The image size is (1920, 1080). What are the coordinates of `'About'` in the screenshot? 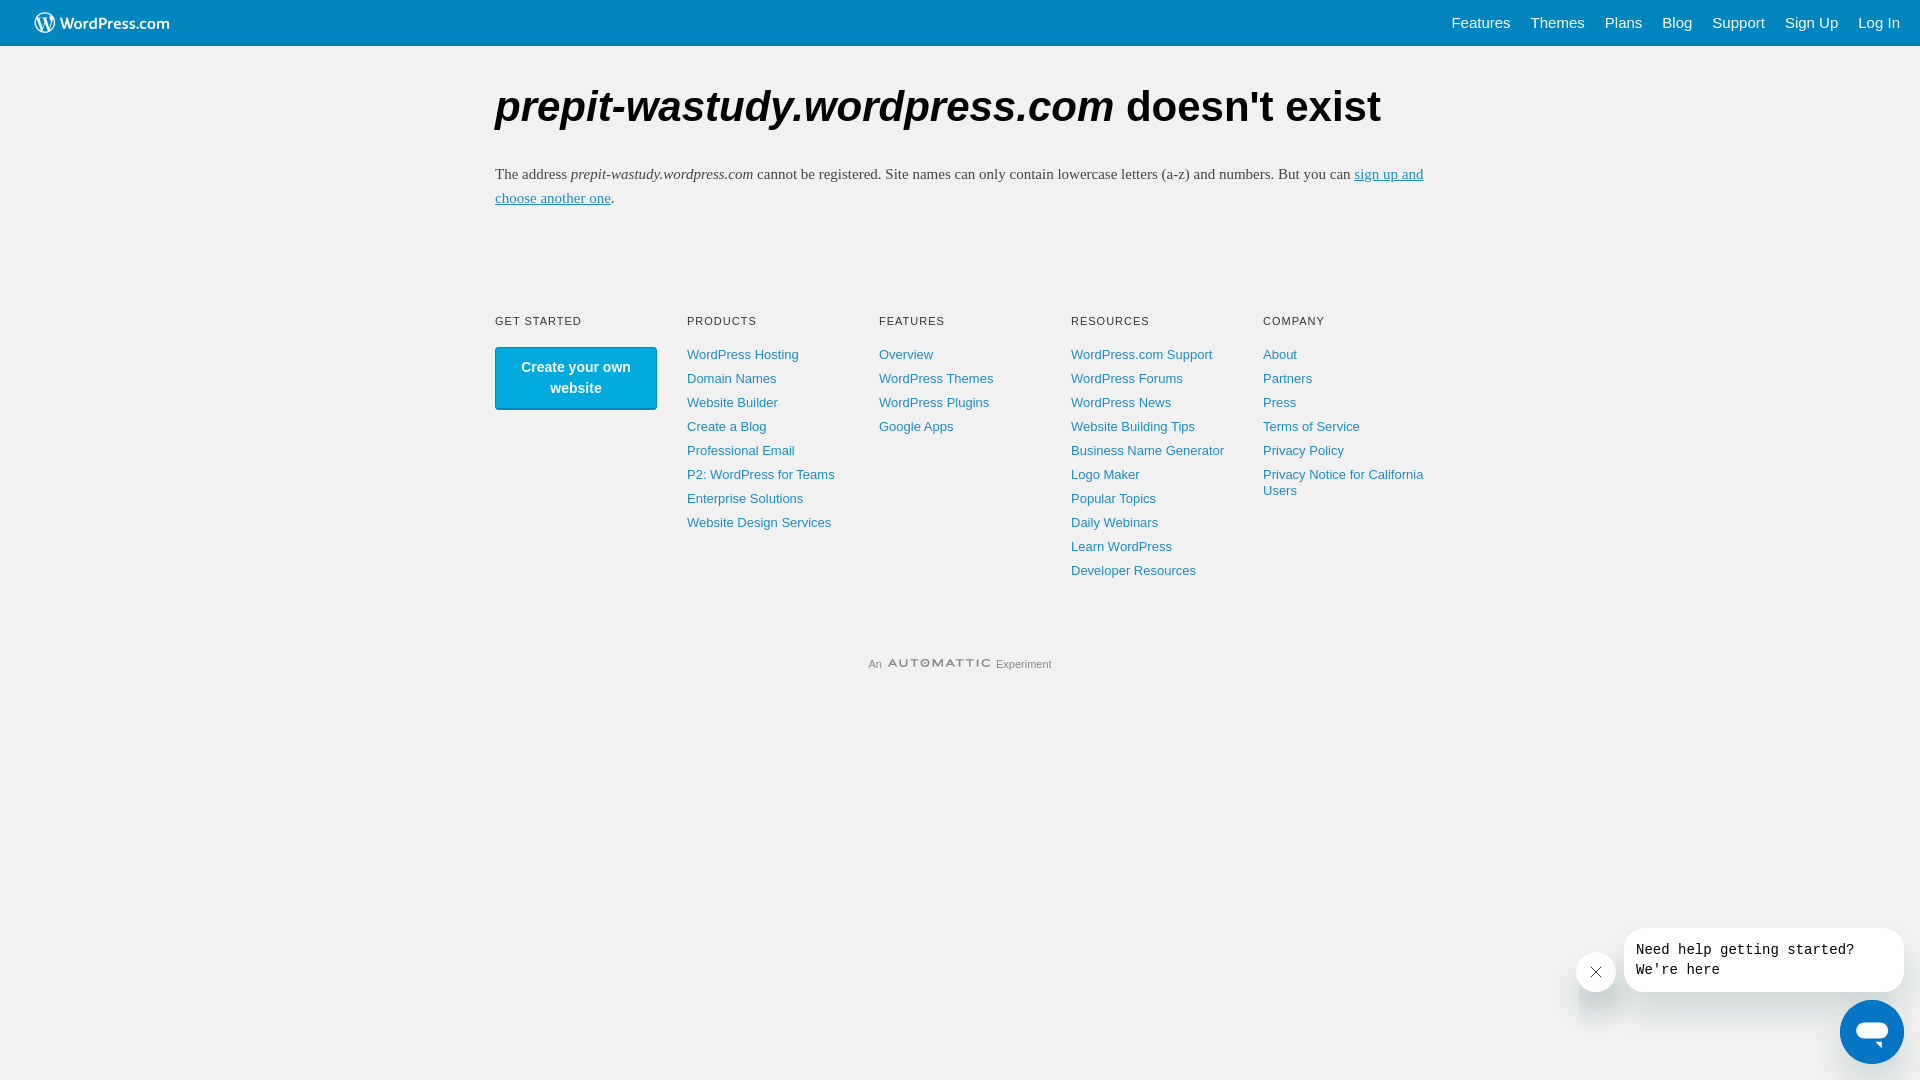 It's located at (1280, 353).